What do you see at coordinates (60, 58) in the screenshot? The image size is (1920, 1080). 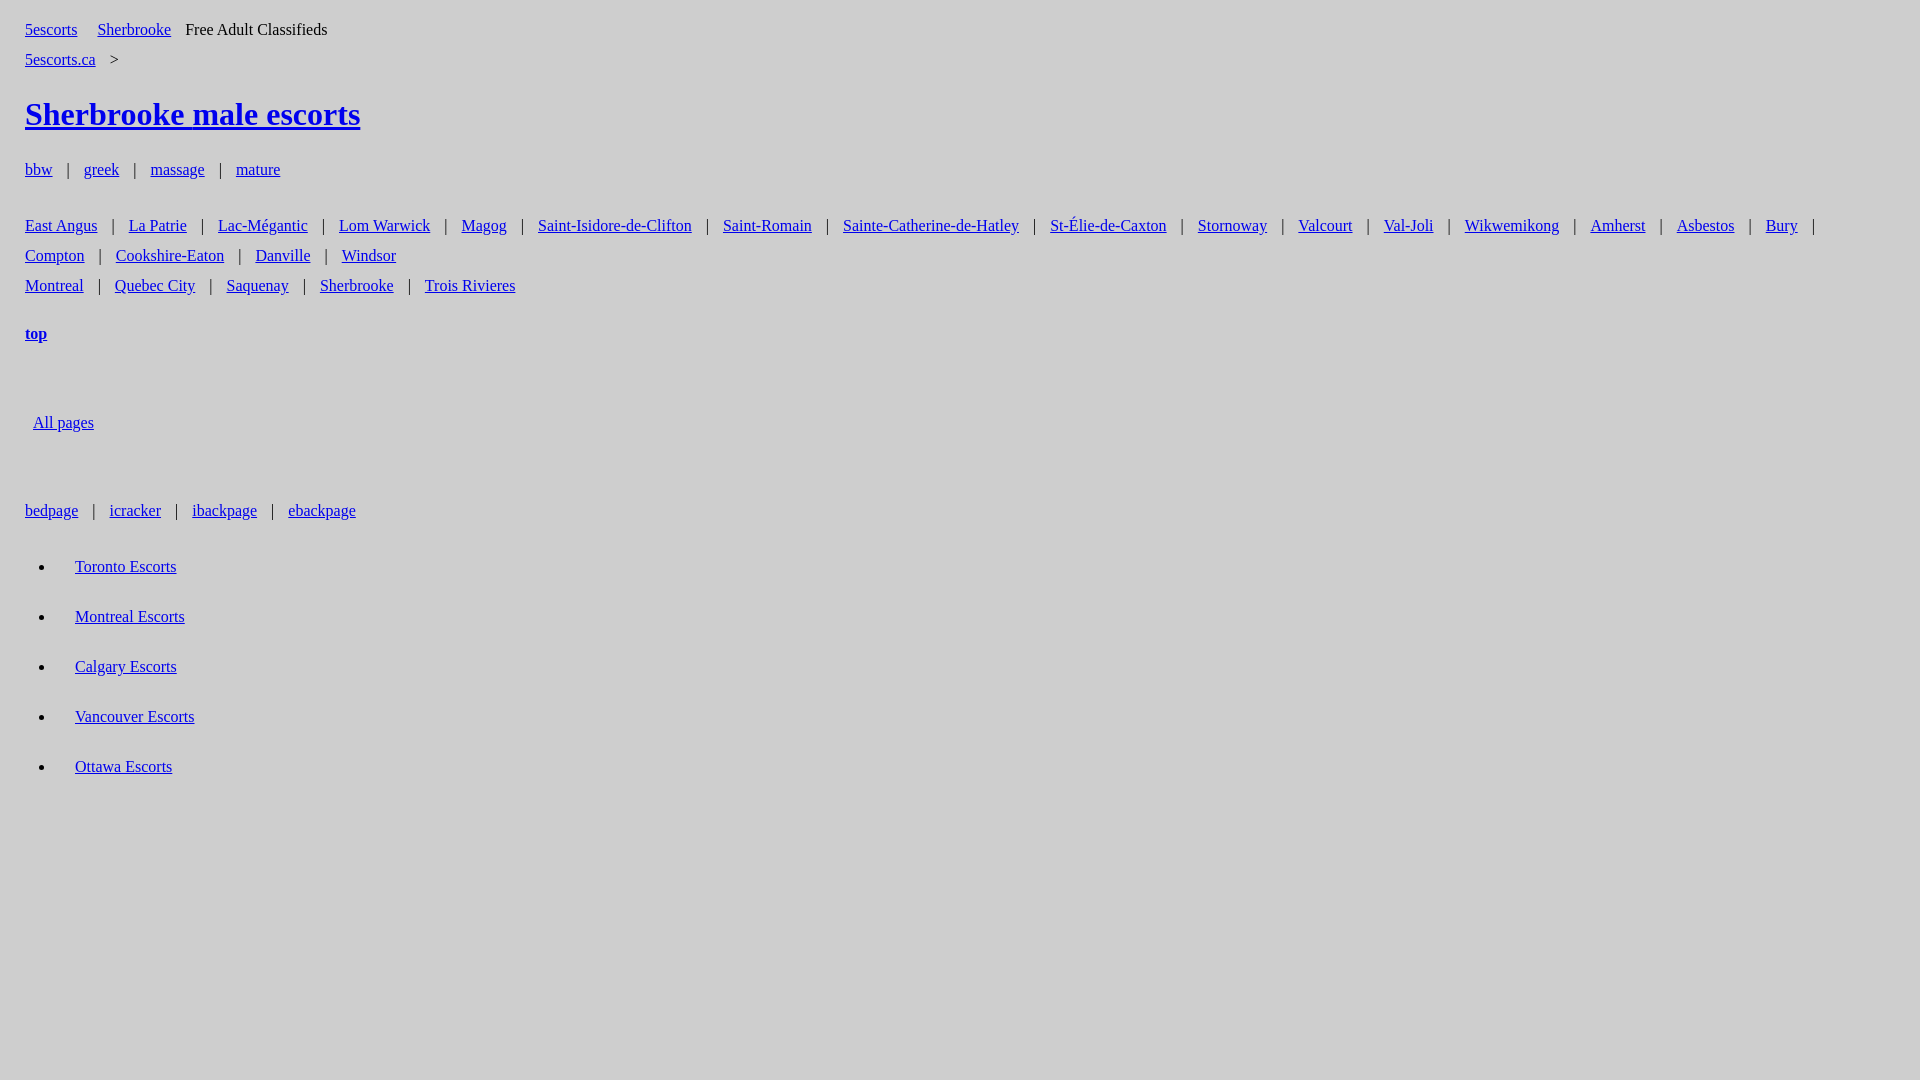 I see `'5escorts.ca'` at bounding box center [60, 58].